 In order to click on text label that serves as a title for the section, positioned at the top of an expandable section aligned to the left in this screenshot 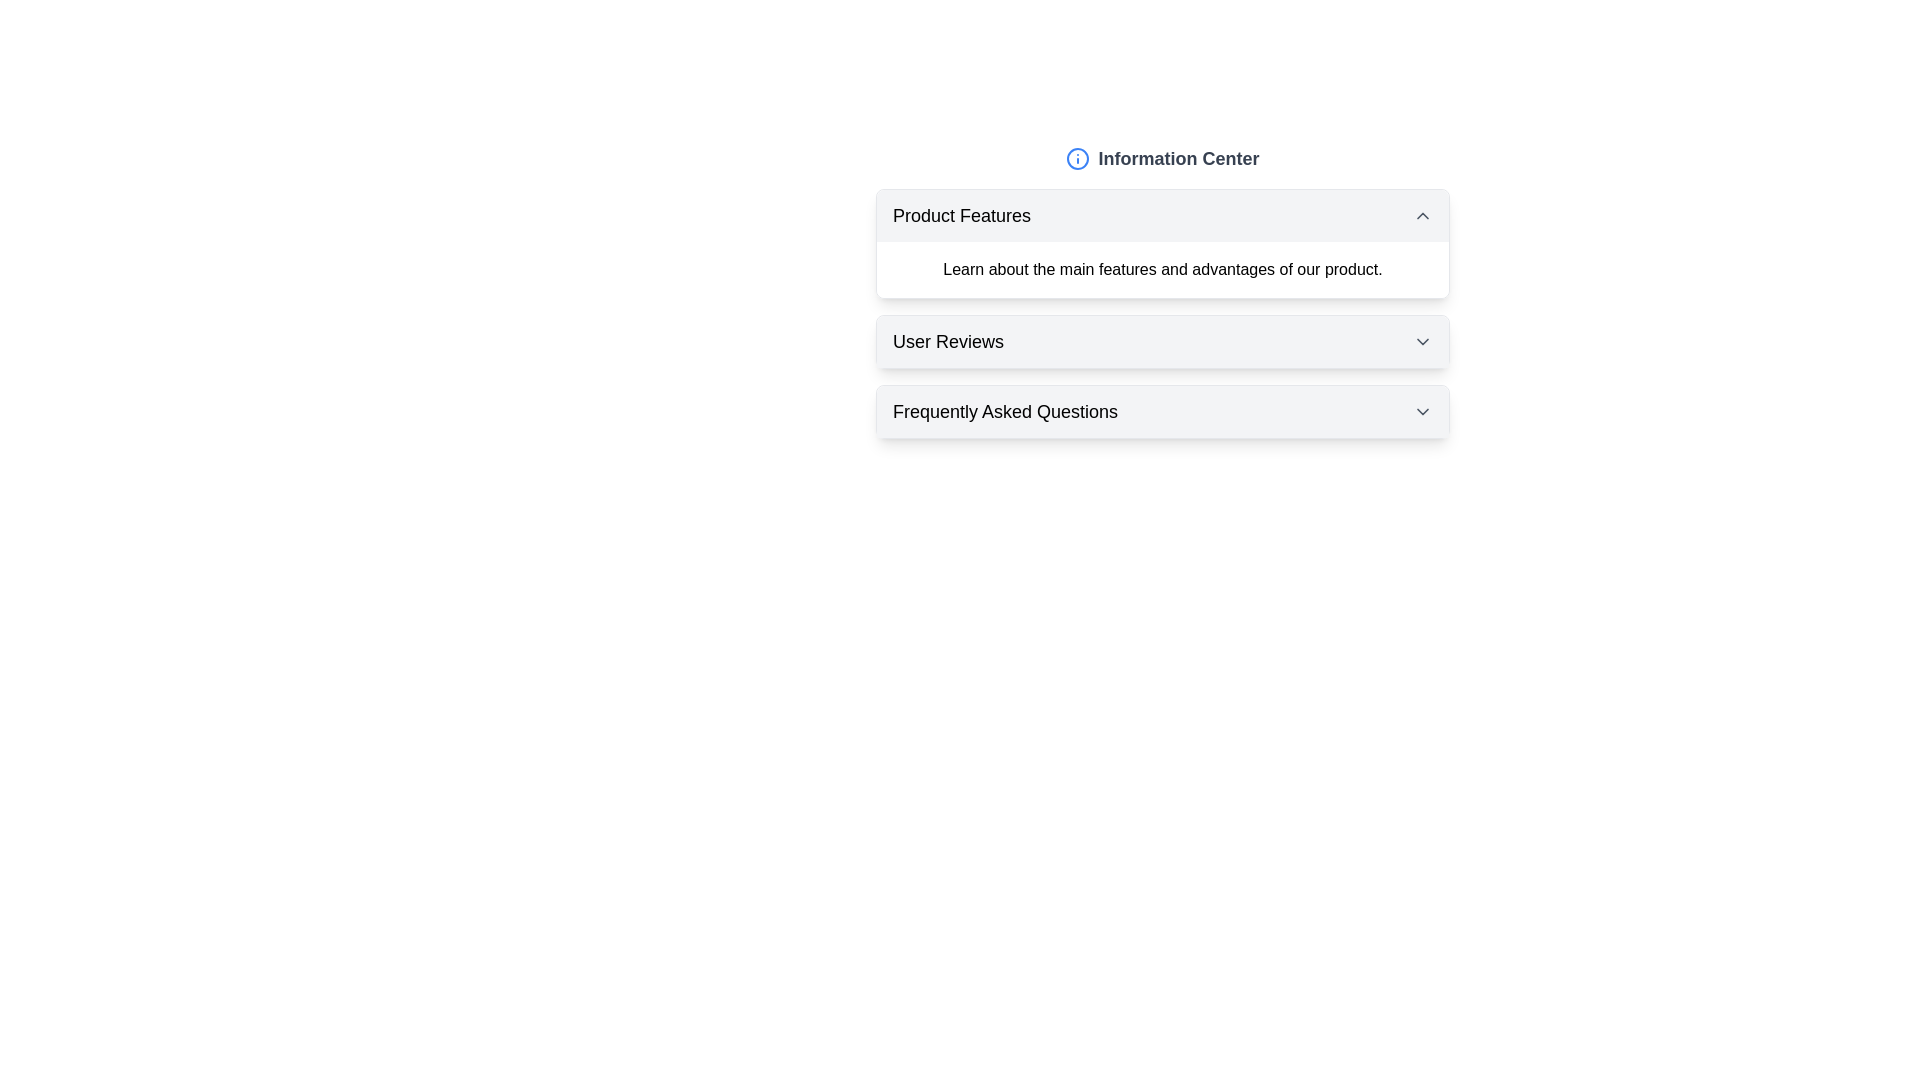, I will do `click(962, 216)`.